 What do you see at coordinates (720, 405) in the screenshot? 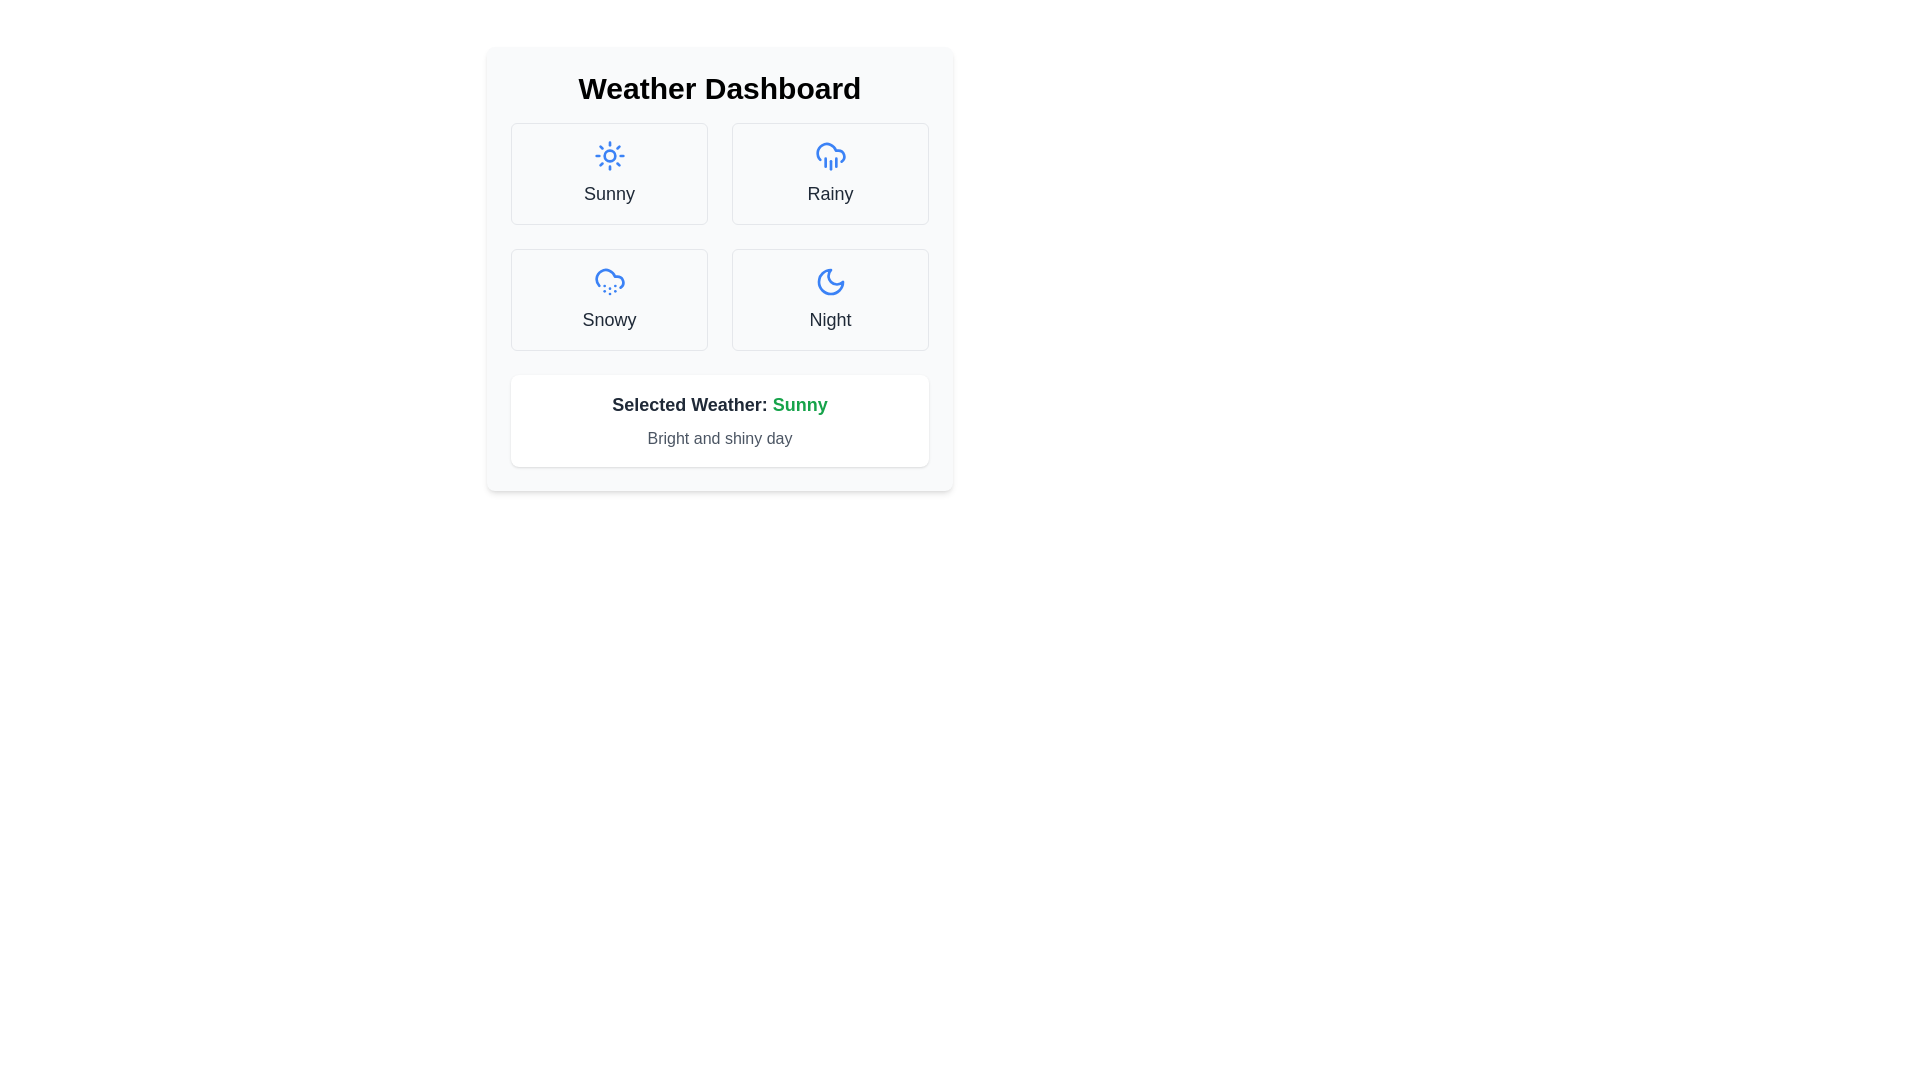
I see `the informational text component displaying 'Selected Weather: Sunny' in bold with 'Sunny' in green` at bounding box center [720, 405].